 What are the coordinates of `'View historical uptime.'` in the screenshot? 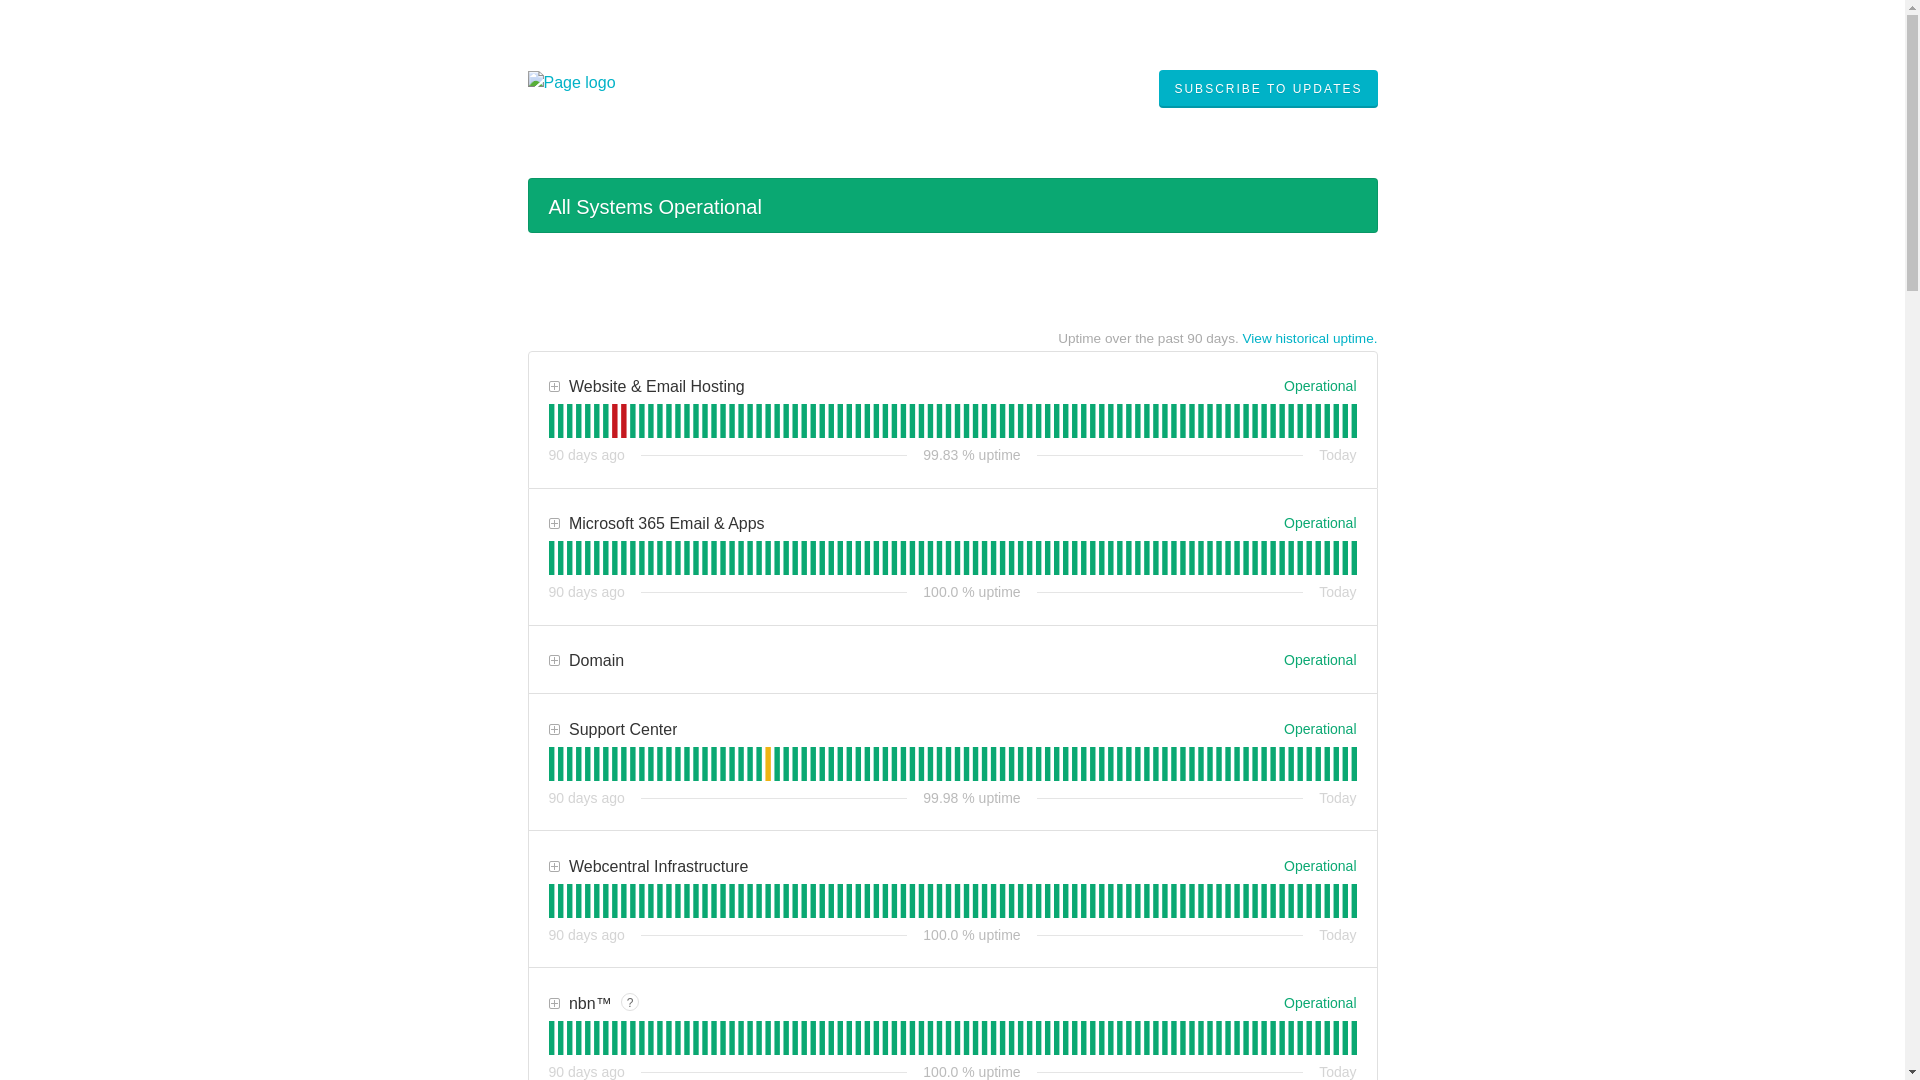 It's located at (1241, 337).